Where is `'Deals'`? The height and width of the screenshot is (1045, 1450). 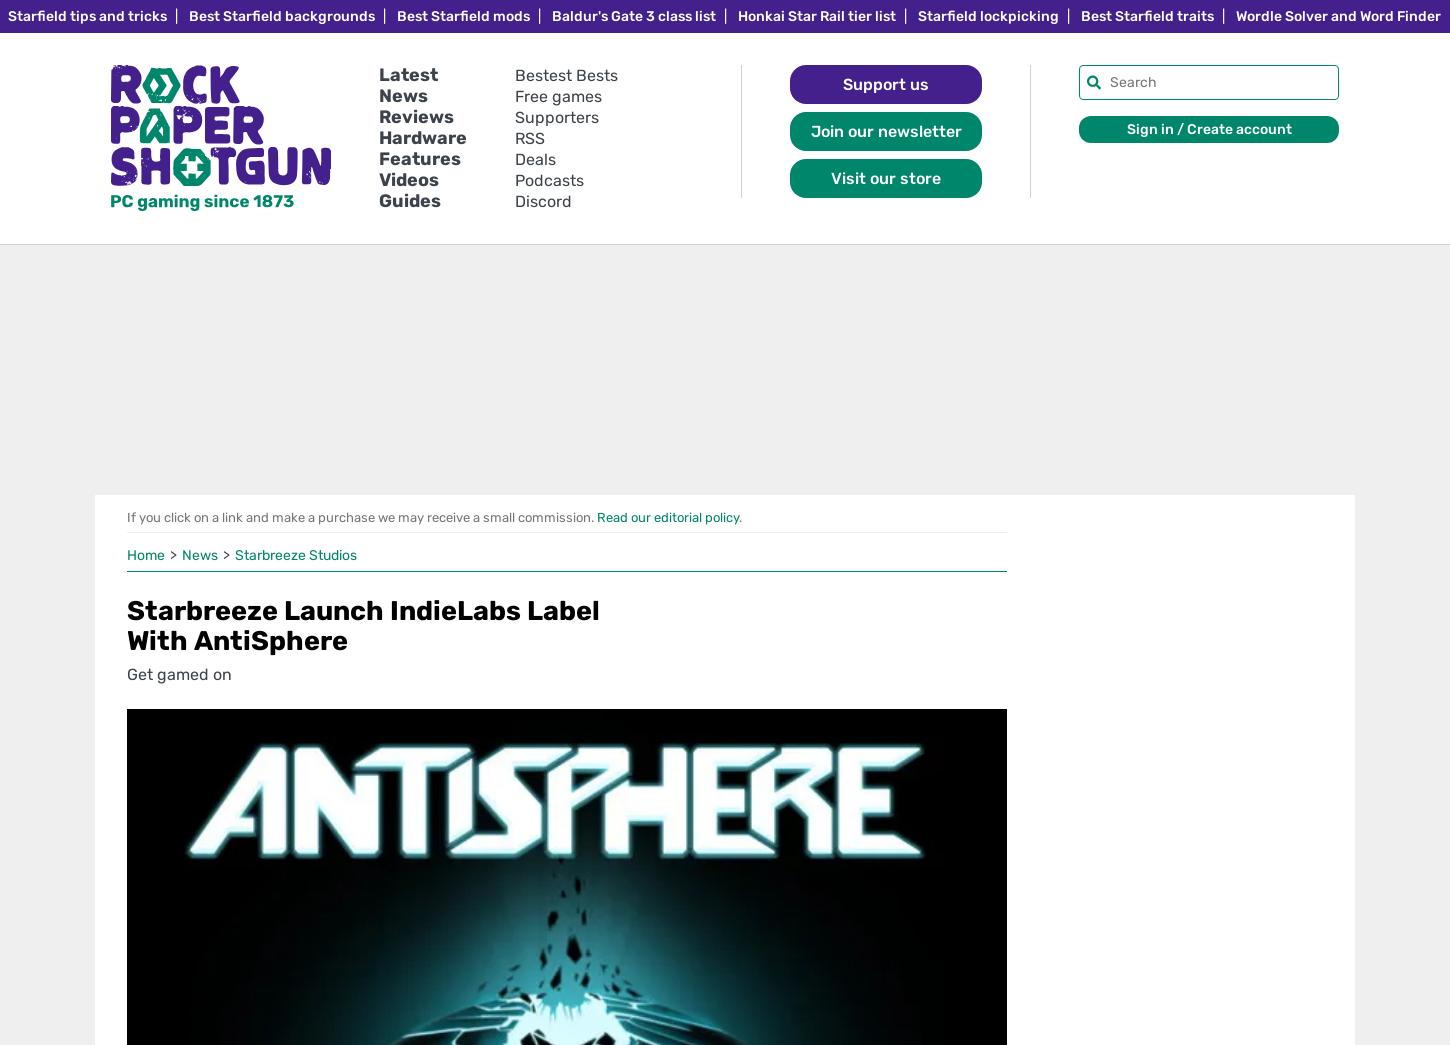 'Deals' is located at coordinates (535, 158).